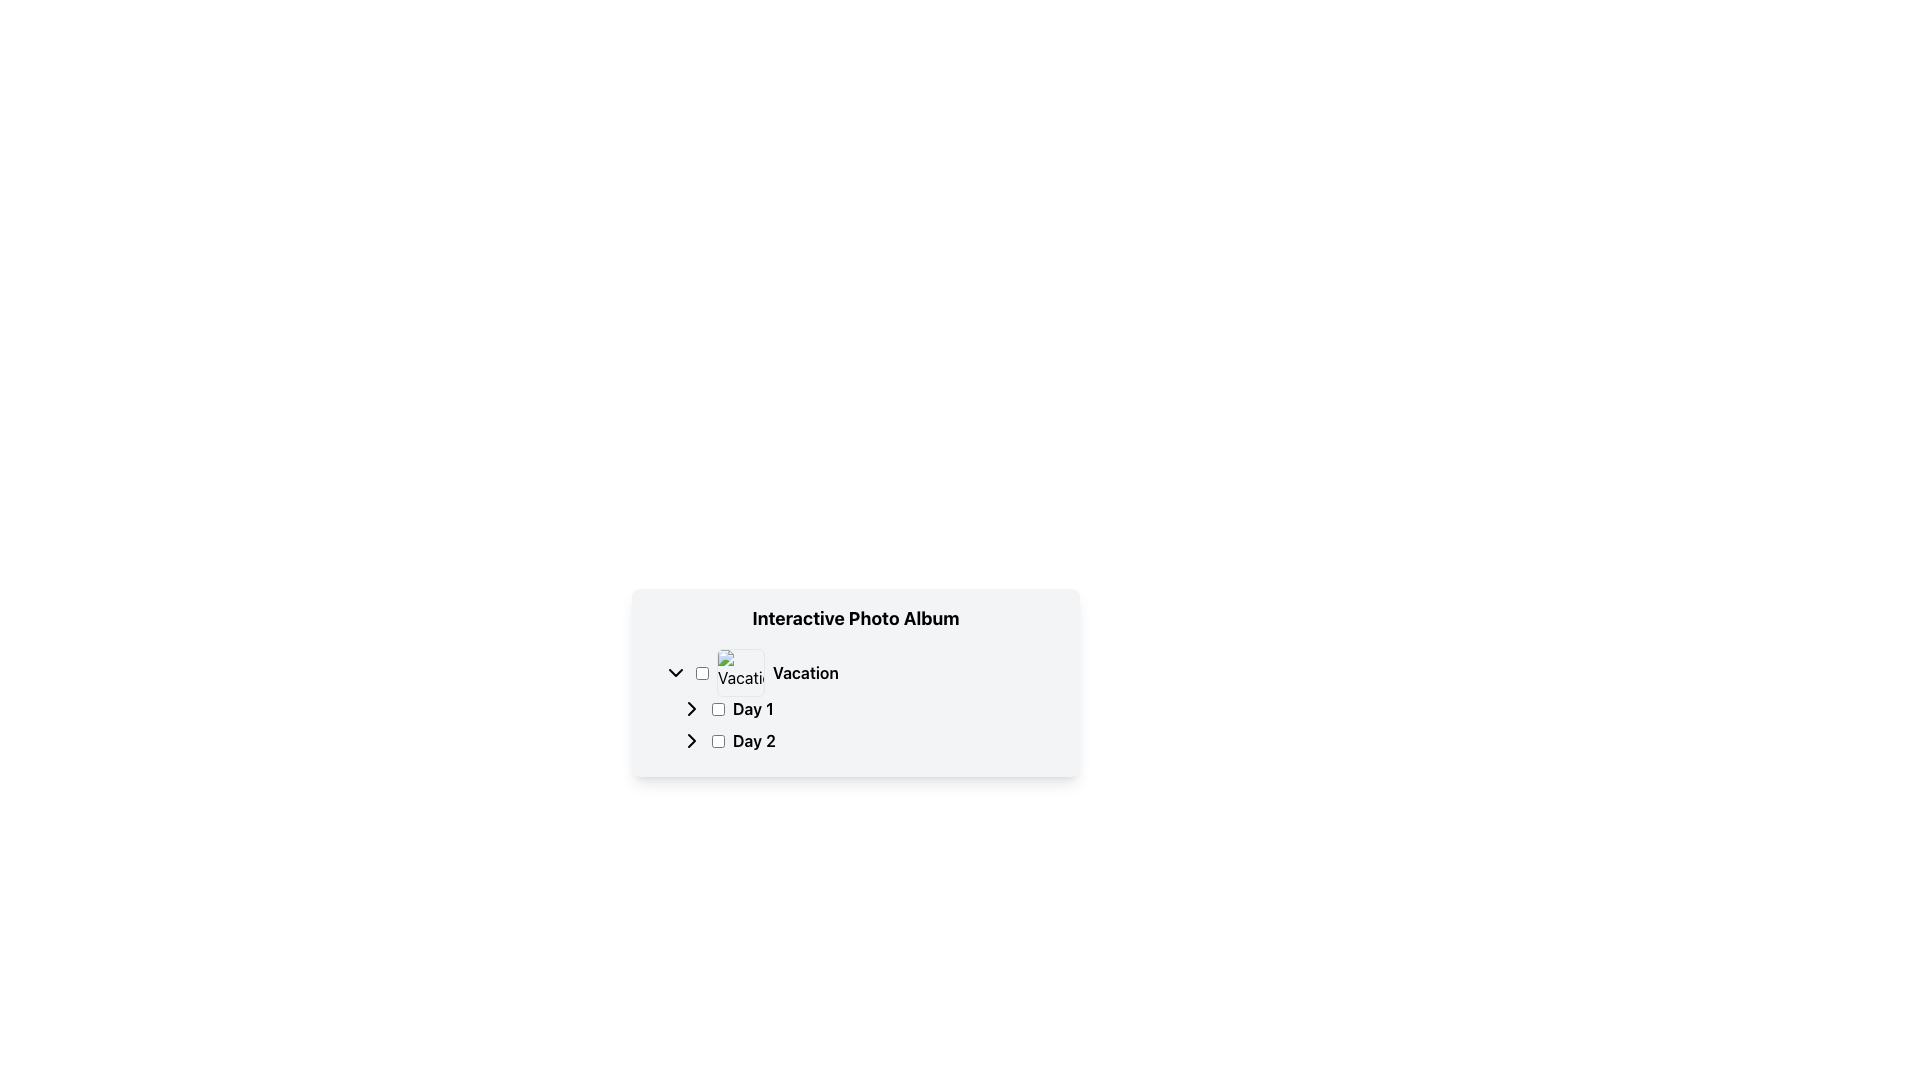  I want to click on the static text label 'Day 1', which indicates a subgroup under the 'Vacation' category in the hierarchical list of the 'Interactive Photo Album', so click(752, 708).